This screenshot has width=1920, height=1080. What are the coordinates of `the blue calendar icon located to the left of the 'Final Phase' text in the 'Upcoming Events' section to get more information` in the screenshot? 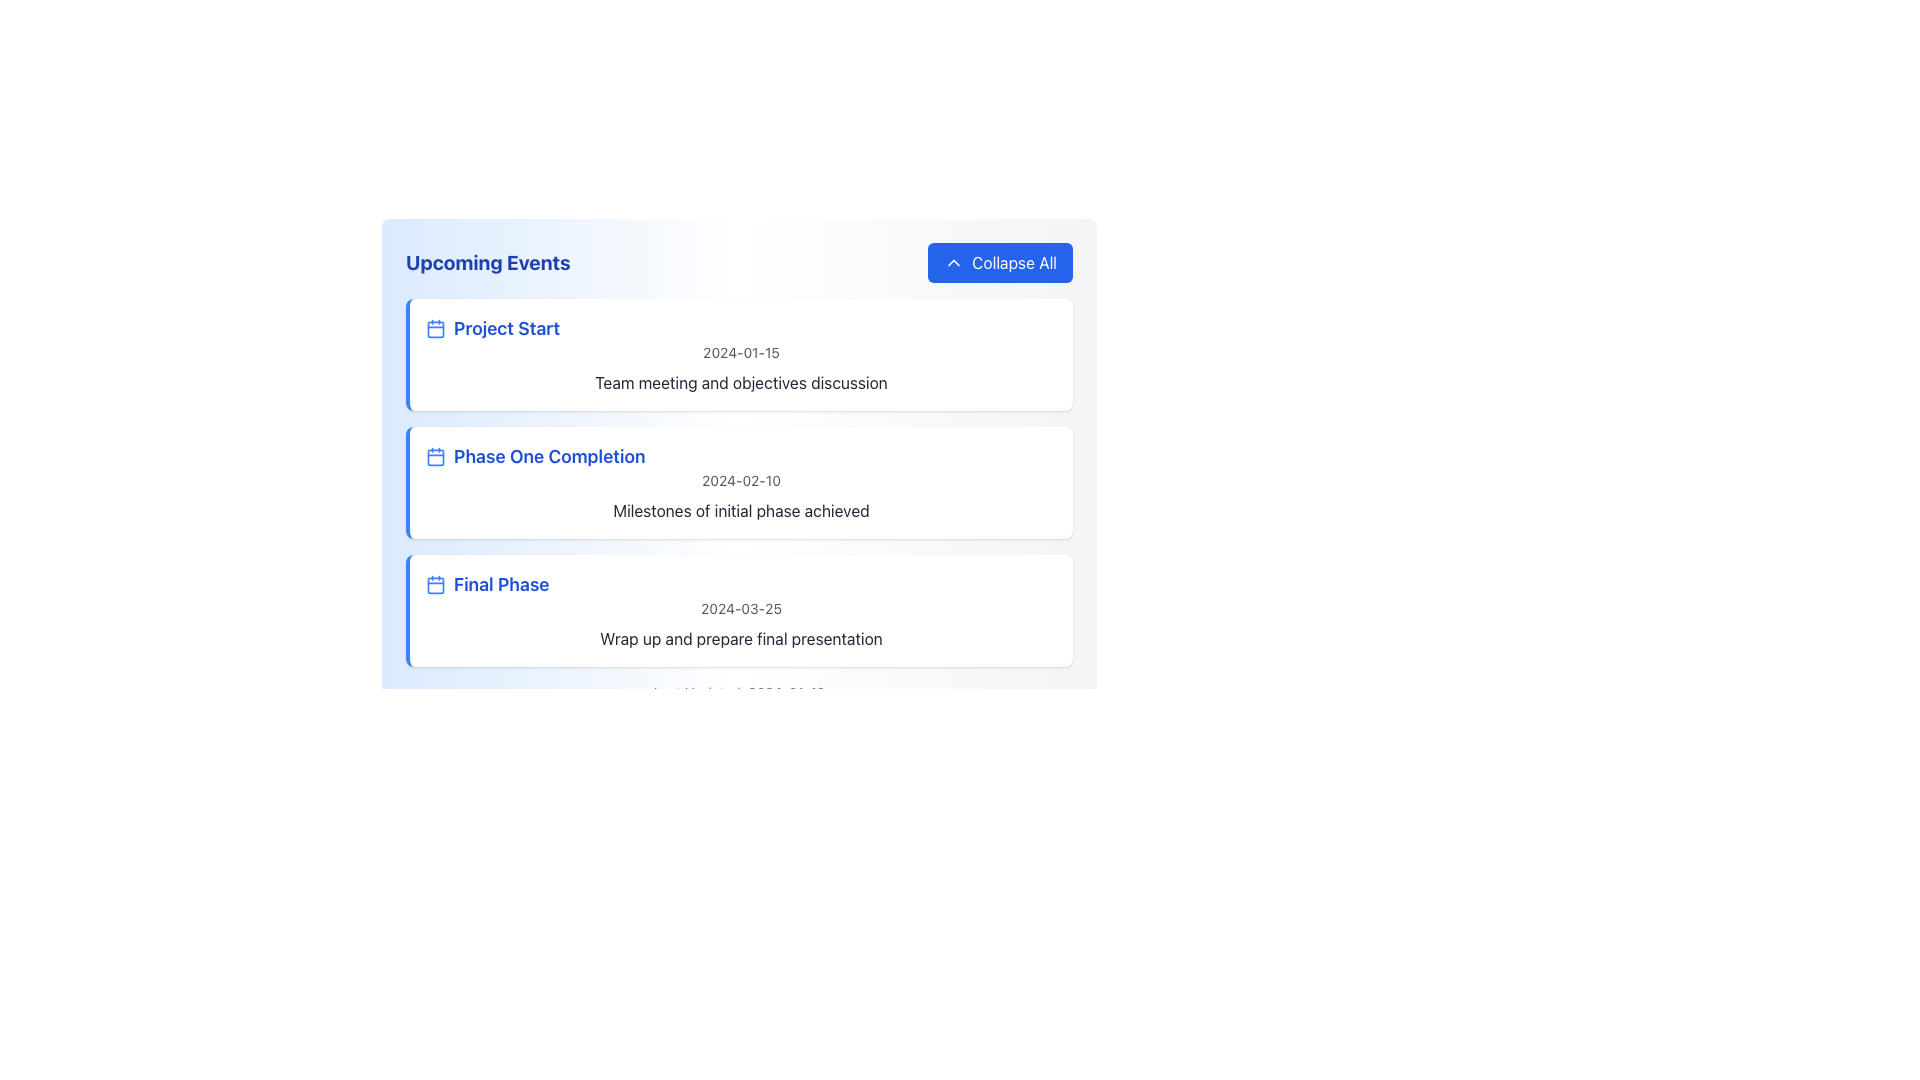 It's located at (435, 585).